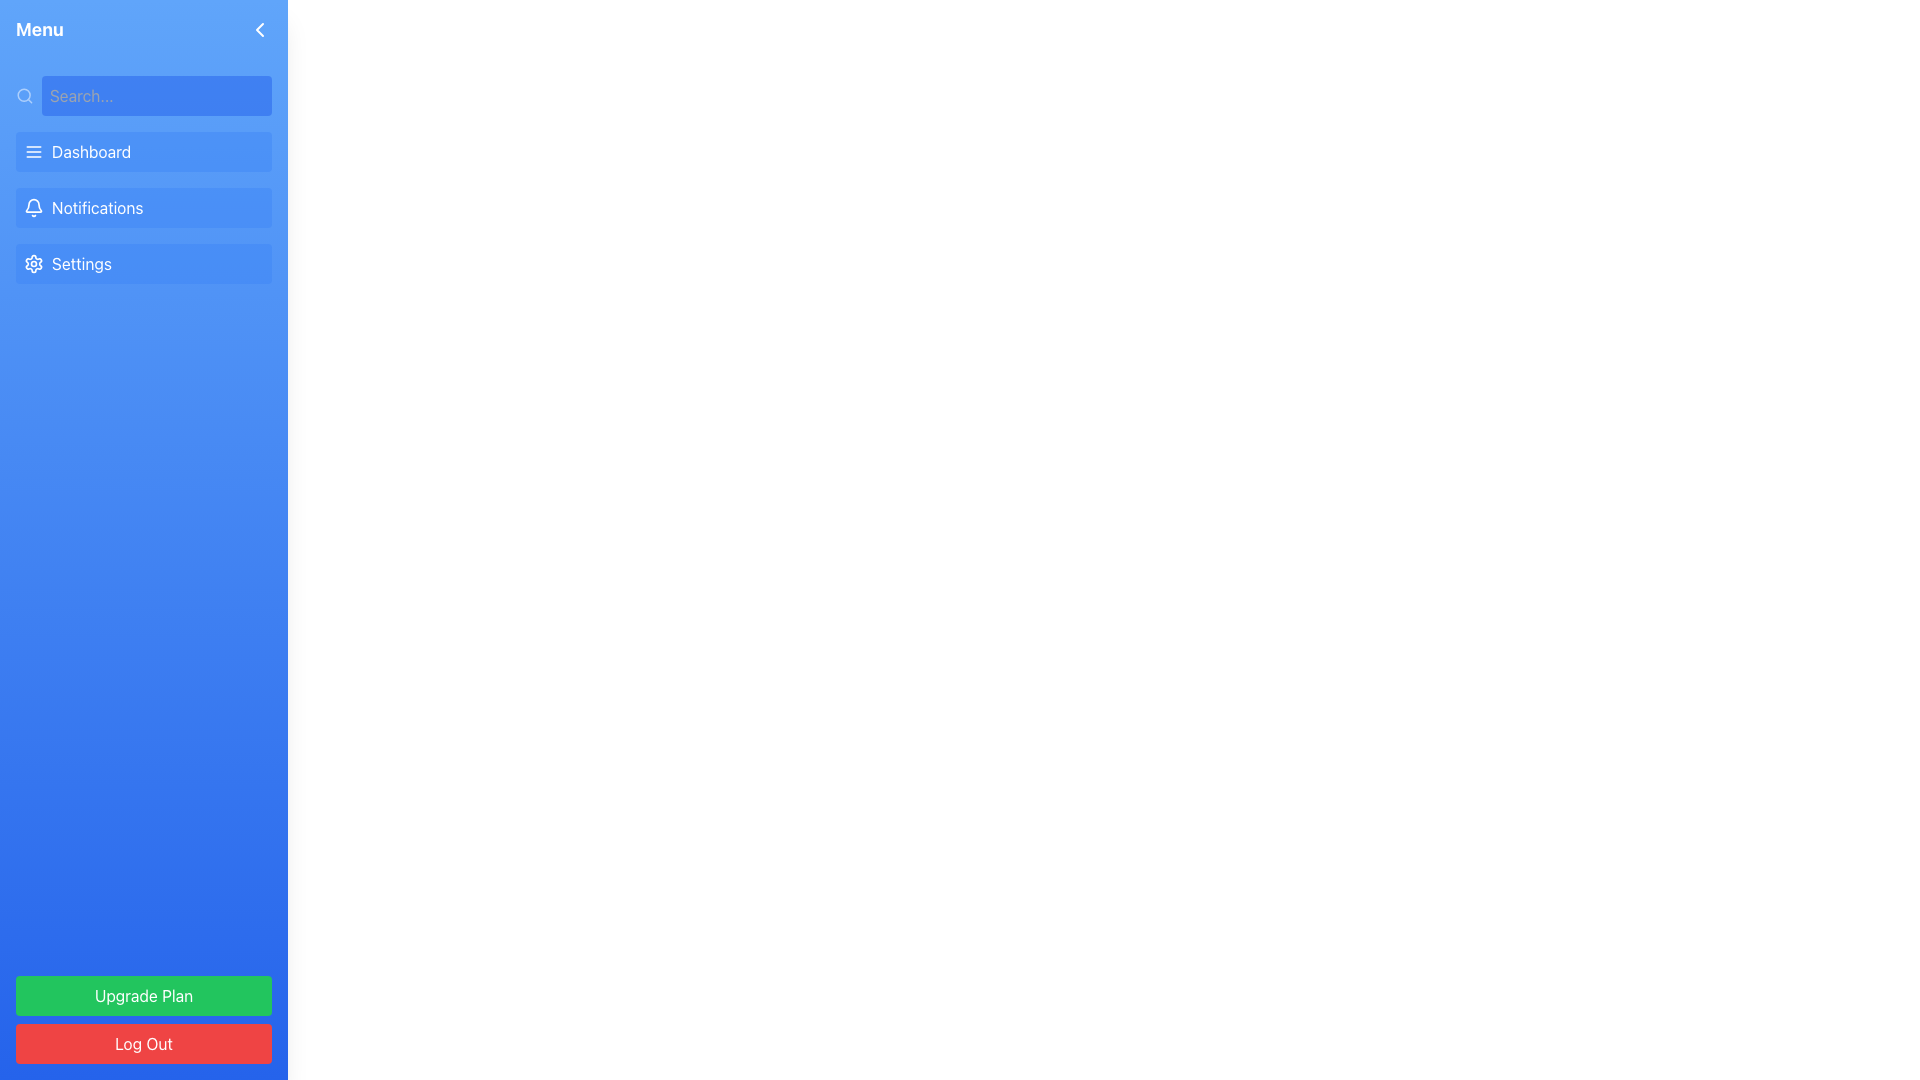  I want to click on the Text Label located near the top-left corner of the interface, which serves as a heading for the menu section, so click(39, 30).